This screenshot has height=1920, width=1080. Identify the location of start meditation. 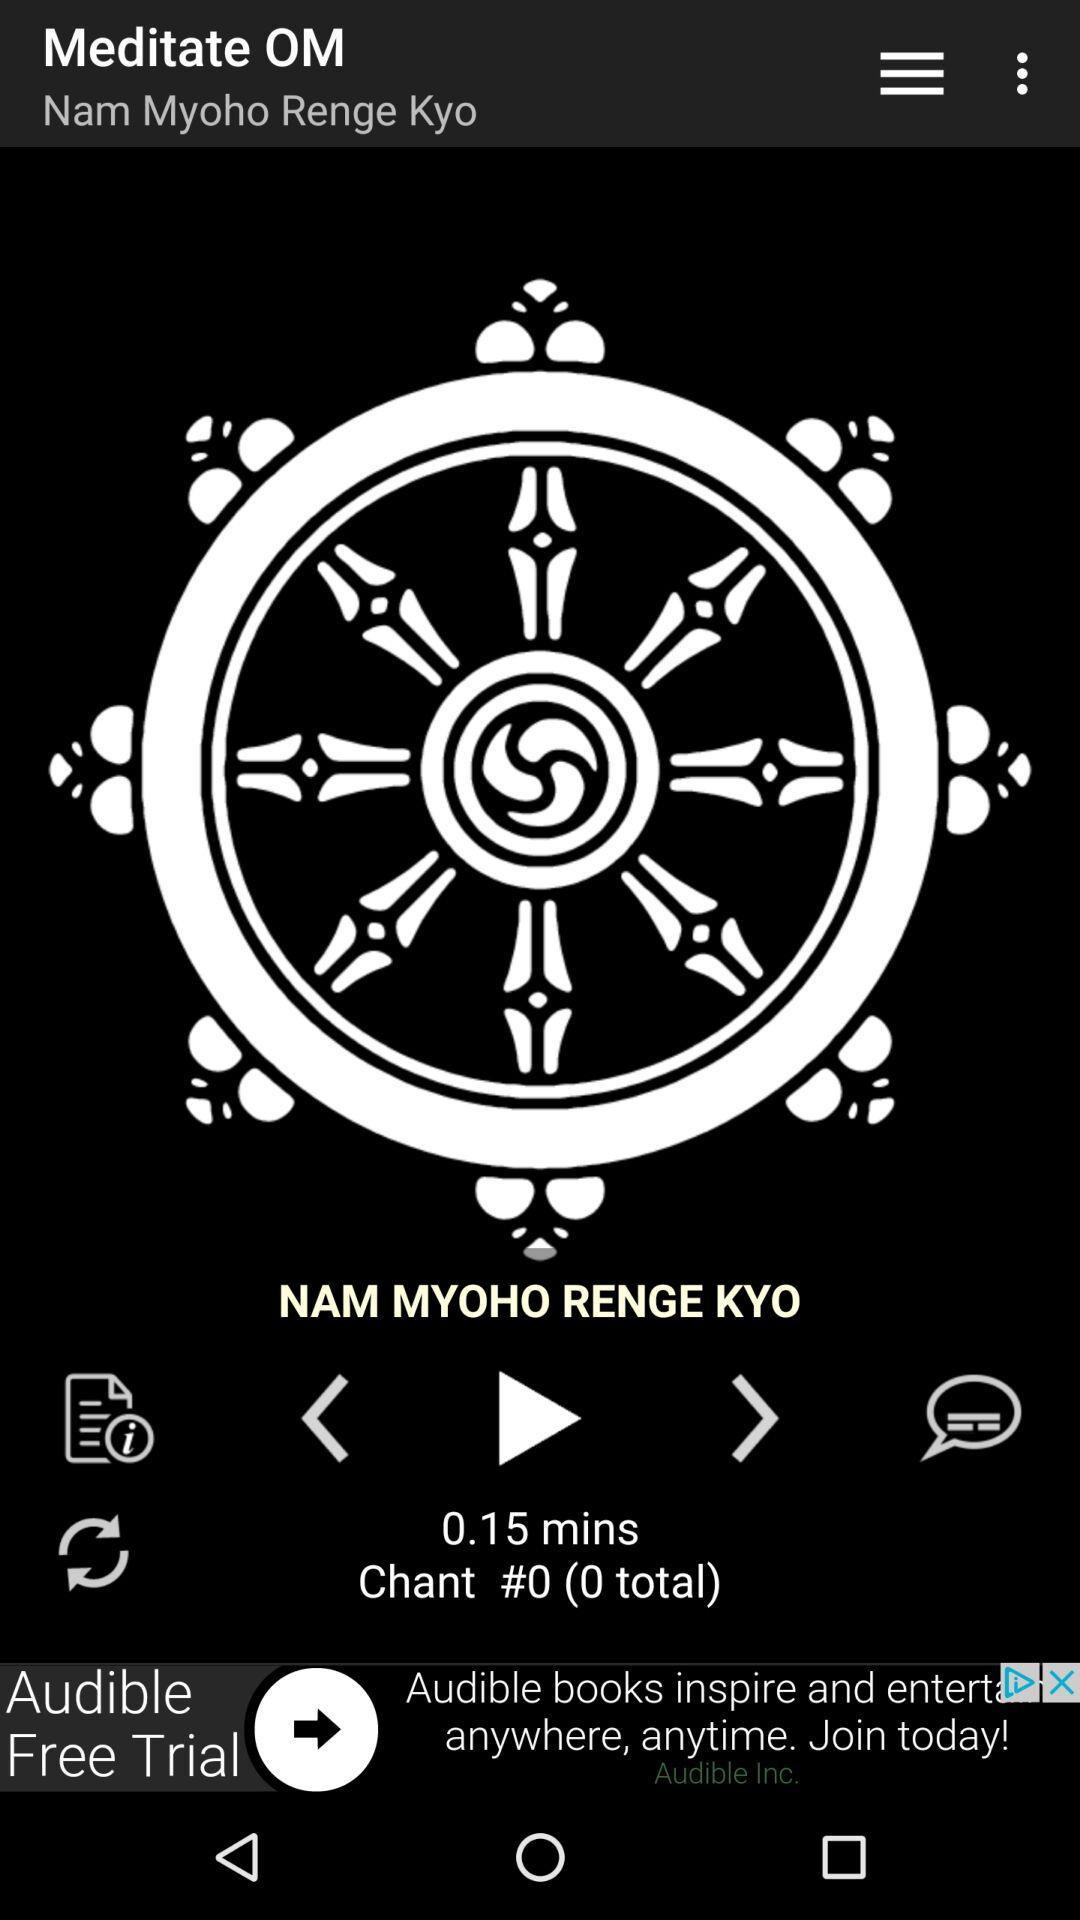
(540, 1417).